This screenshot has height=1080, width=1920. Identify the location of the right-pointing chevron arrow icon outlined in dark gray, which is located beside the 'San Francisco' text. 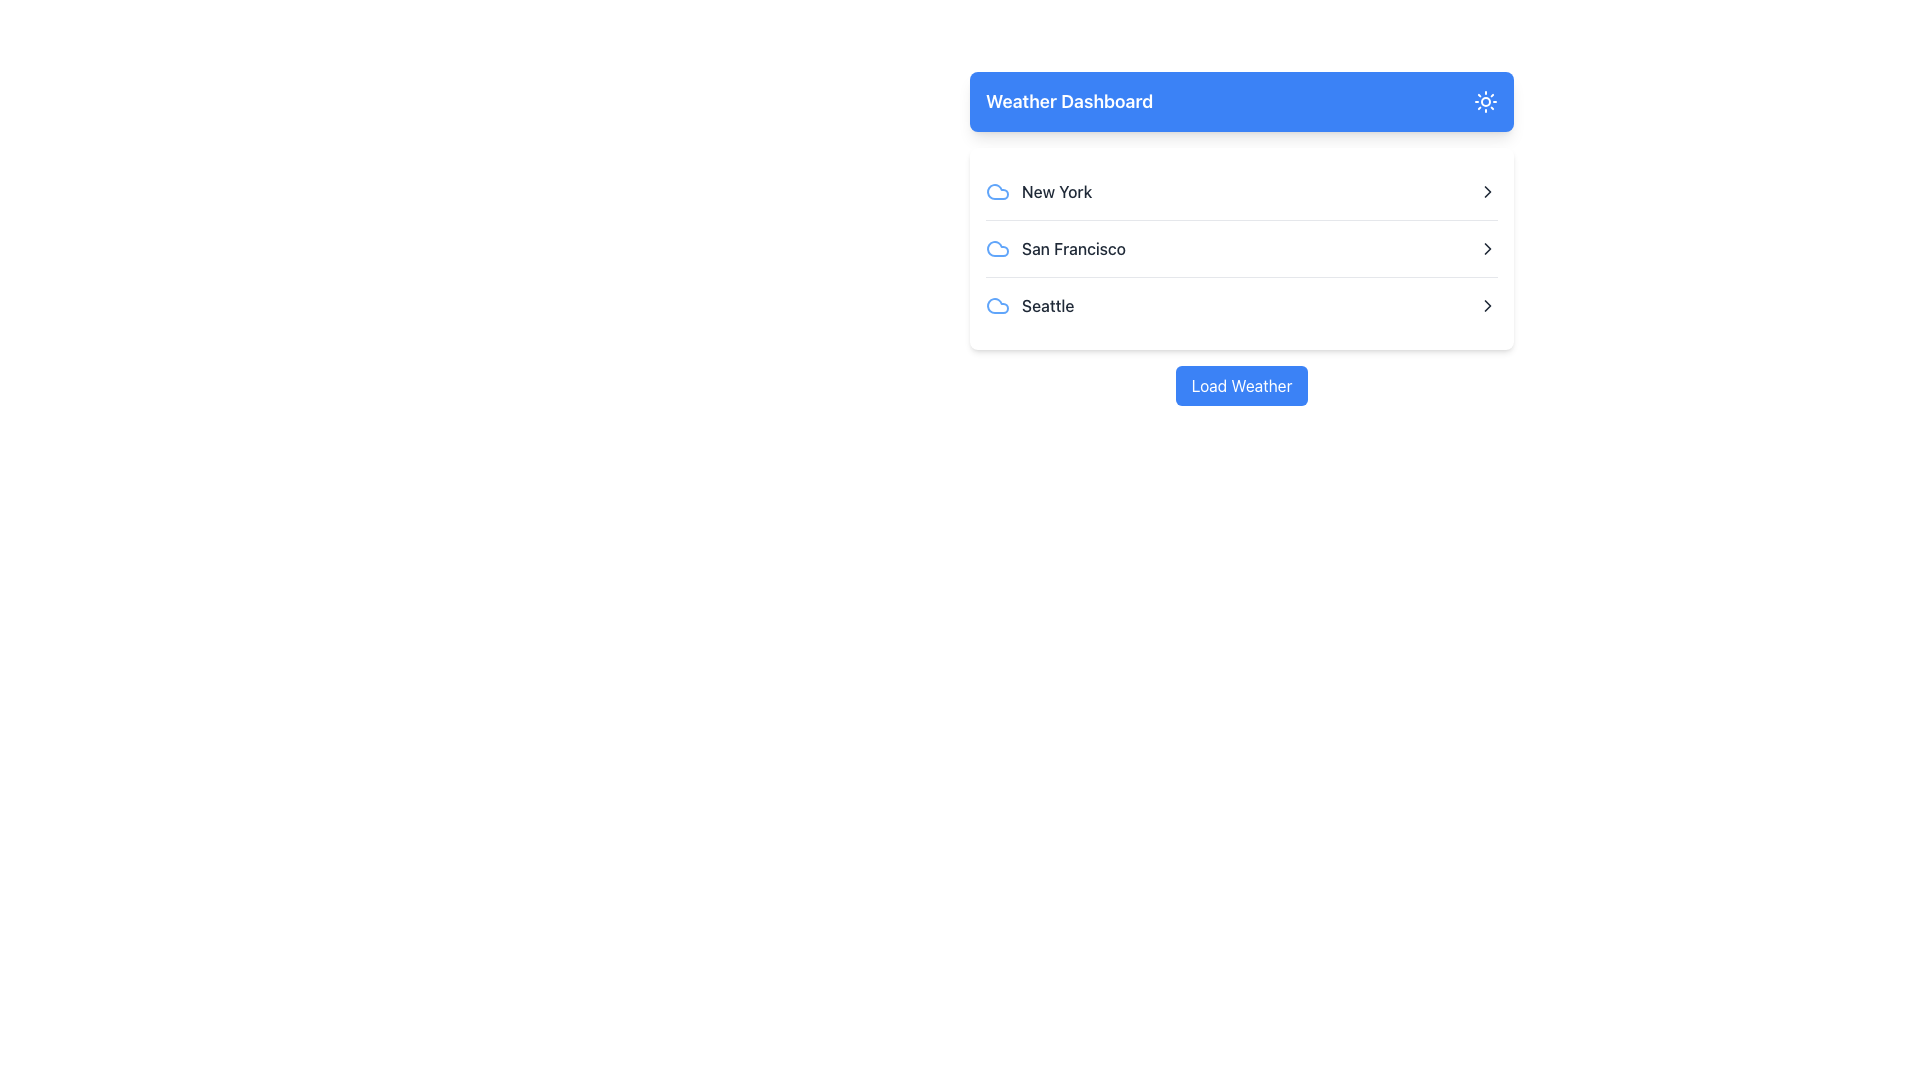
(1488, 248).